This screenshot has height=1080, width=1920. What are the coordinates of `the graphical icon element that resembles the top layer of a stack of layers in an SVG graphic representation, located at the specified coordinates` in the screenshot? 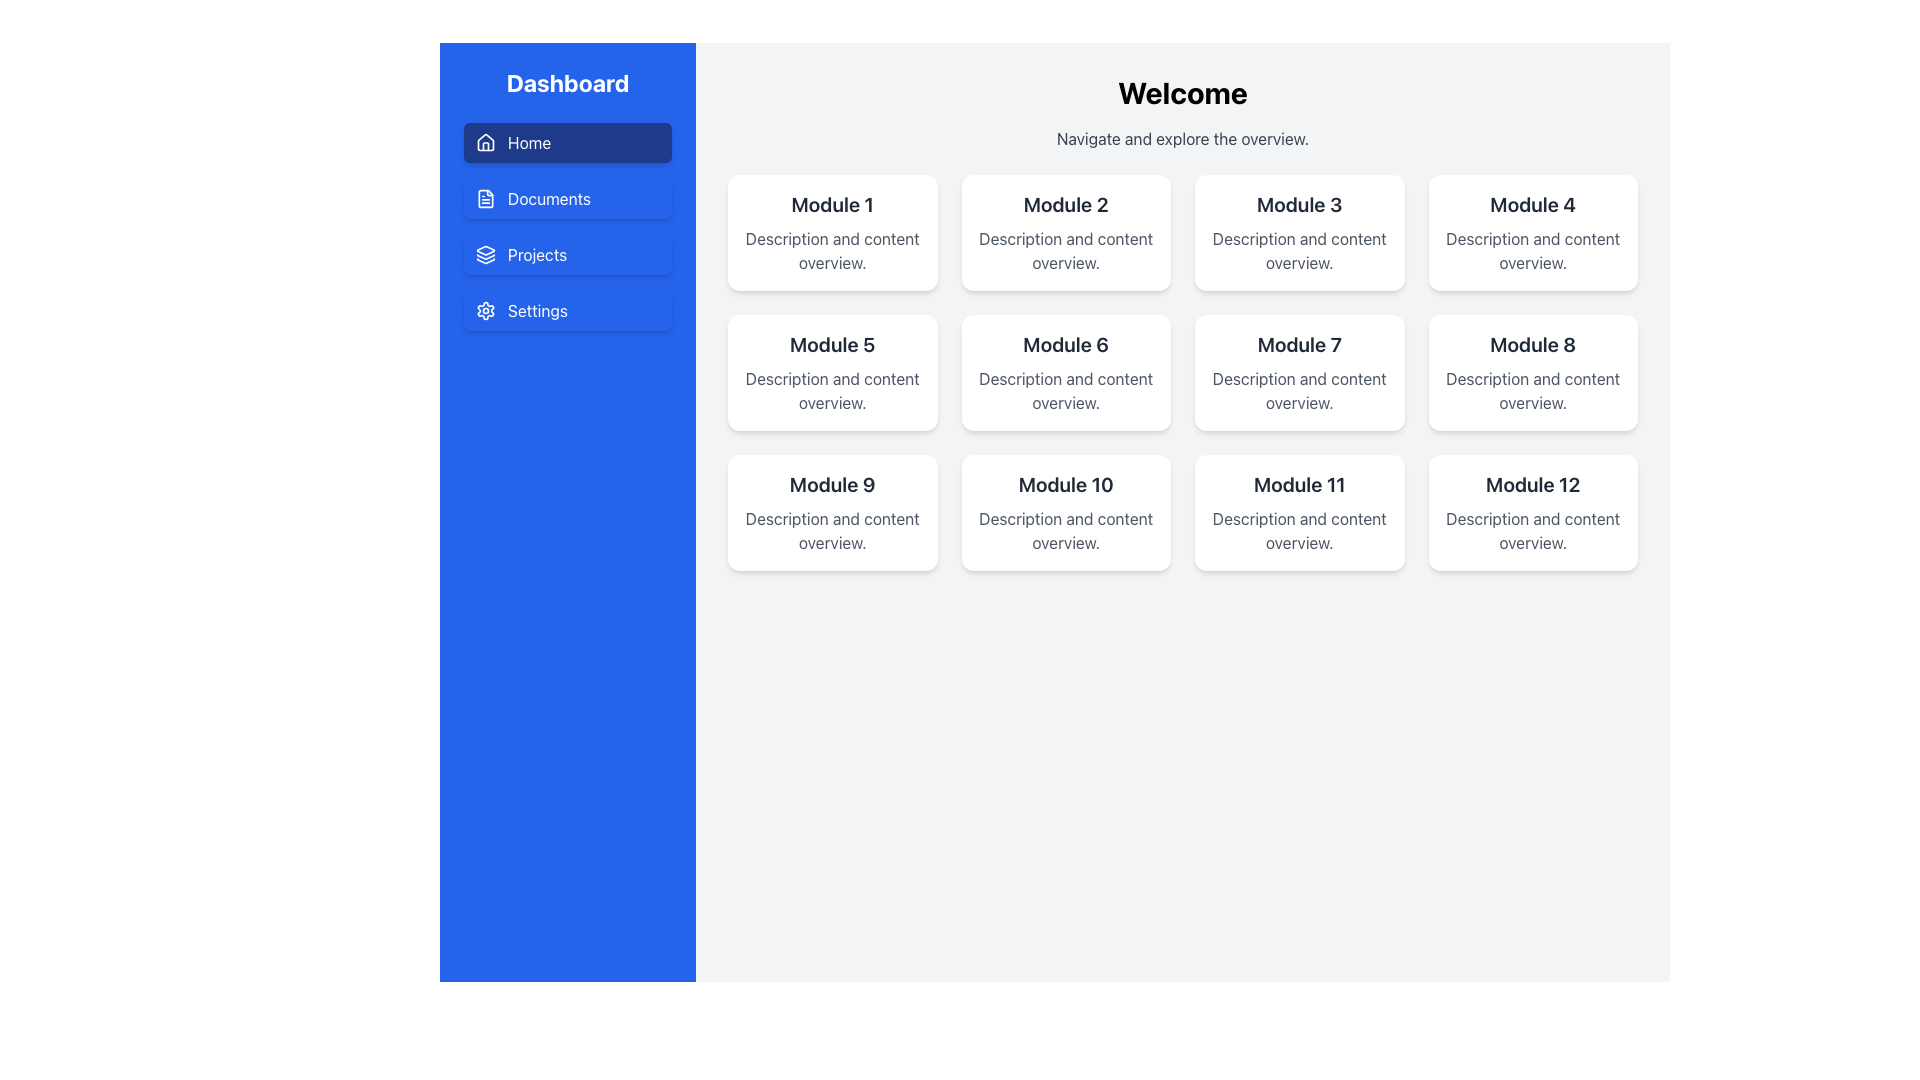 It's located at (485, 249).